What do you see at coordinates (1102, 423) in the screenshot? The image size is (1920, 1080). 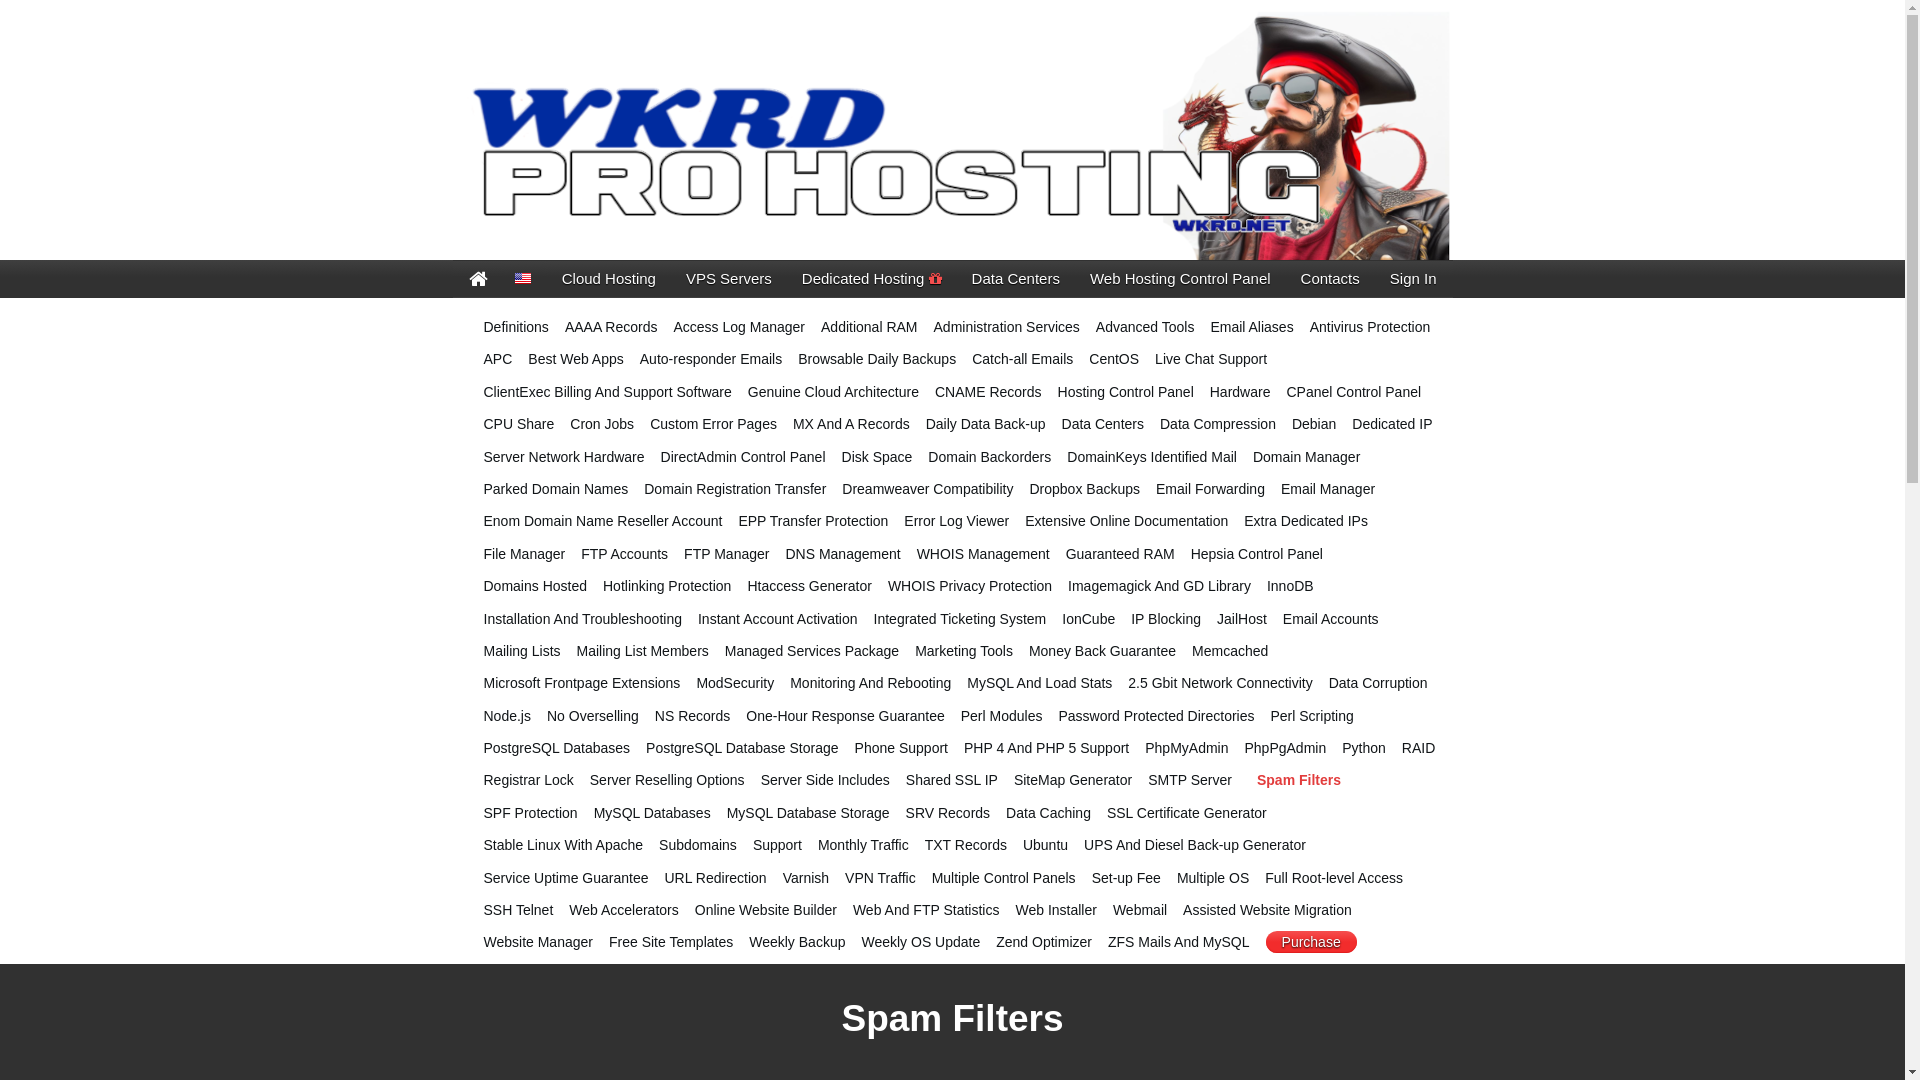 I see `'Data Centers'` at bounding box center [1102, 423].